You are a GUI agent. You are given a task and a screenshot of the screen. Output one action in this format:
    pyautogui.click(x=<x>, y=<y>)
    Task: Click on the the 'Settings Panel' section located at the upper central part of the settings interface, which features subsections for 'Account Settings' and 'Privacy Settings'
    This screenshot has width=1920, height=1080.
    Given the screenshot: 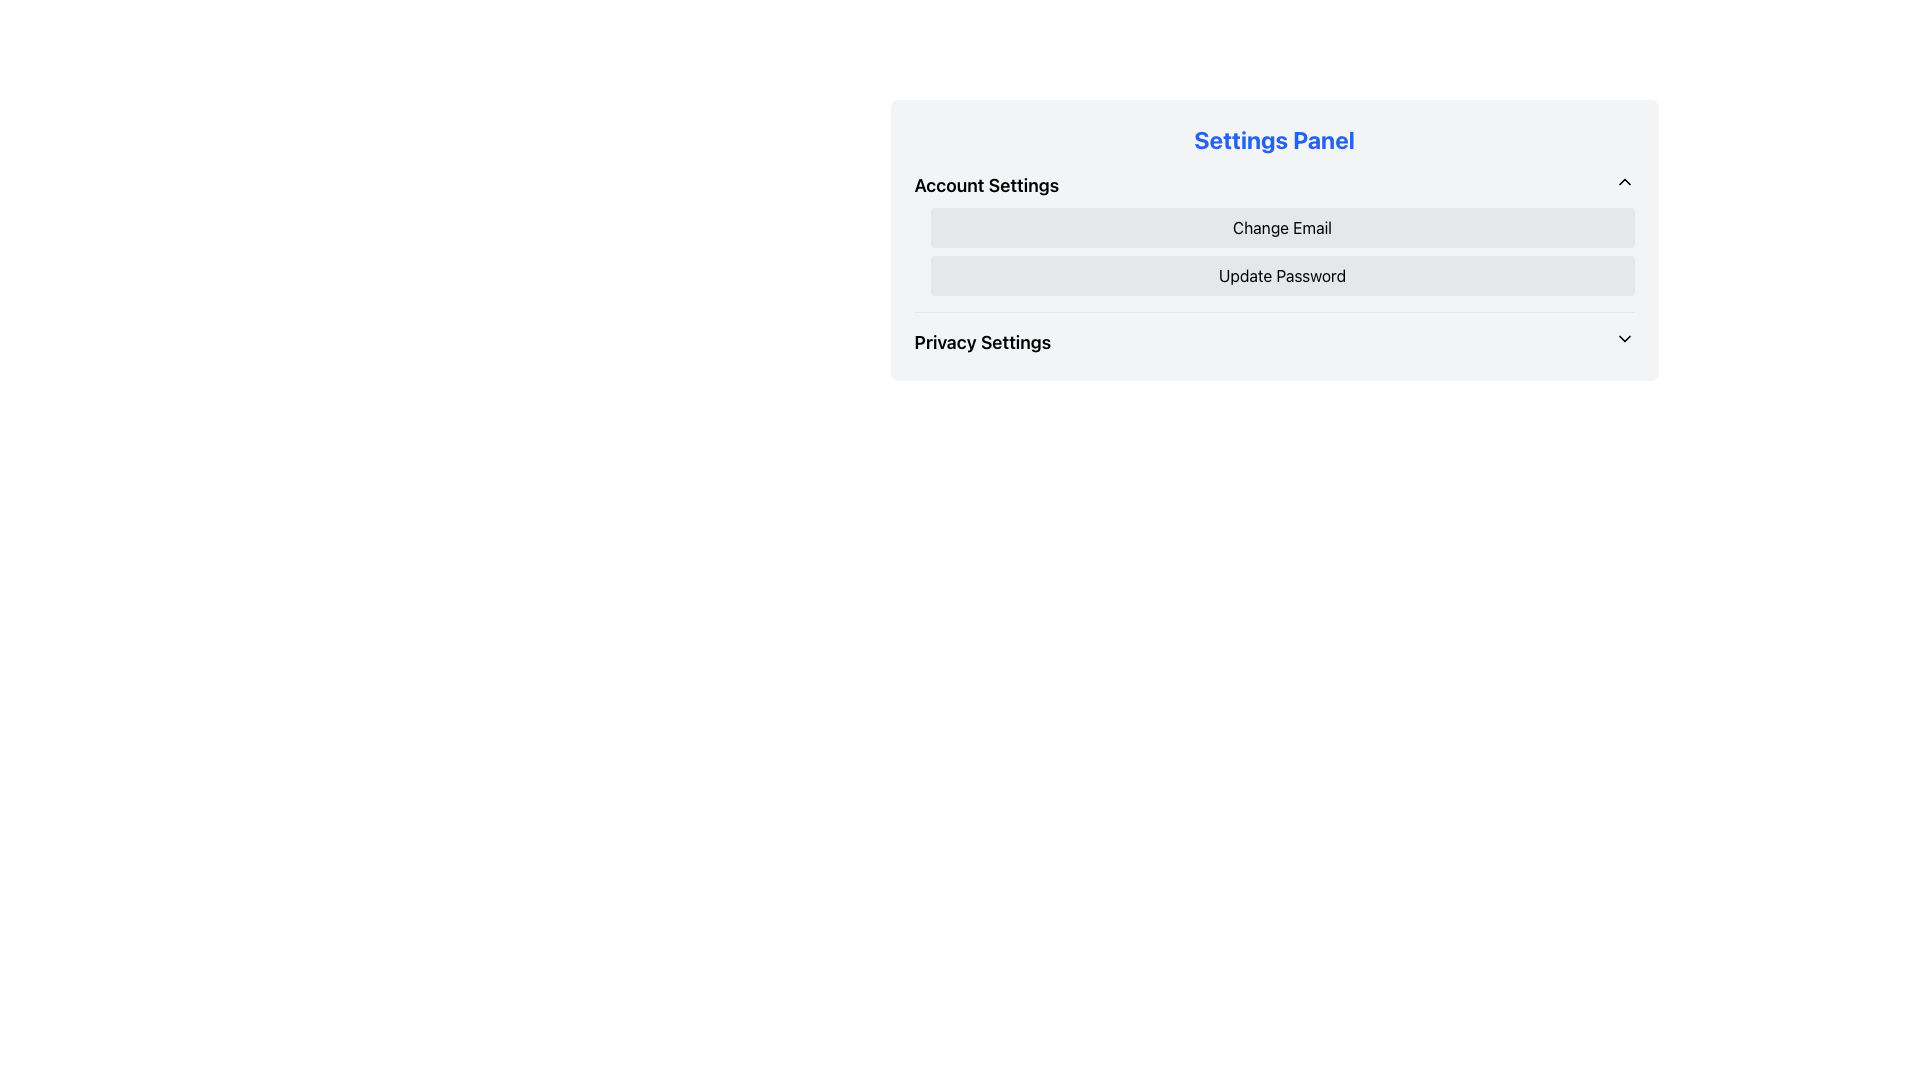 What is the action you would take?
    pyautogui.click(x=1273, y=239)
    